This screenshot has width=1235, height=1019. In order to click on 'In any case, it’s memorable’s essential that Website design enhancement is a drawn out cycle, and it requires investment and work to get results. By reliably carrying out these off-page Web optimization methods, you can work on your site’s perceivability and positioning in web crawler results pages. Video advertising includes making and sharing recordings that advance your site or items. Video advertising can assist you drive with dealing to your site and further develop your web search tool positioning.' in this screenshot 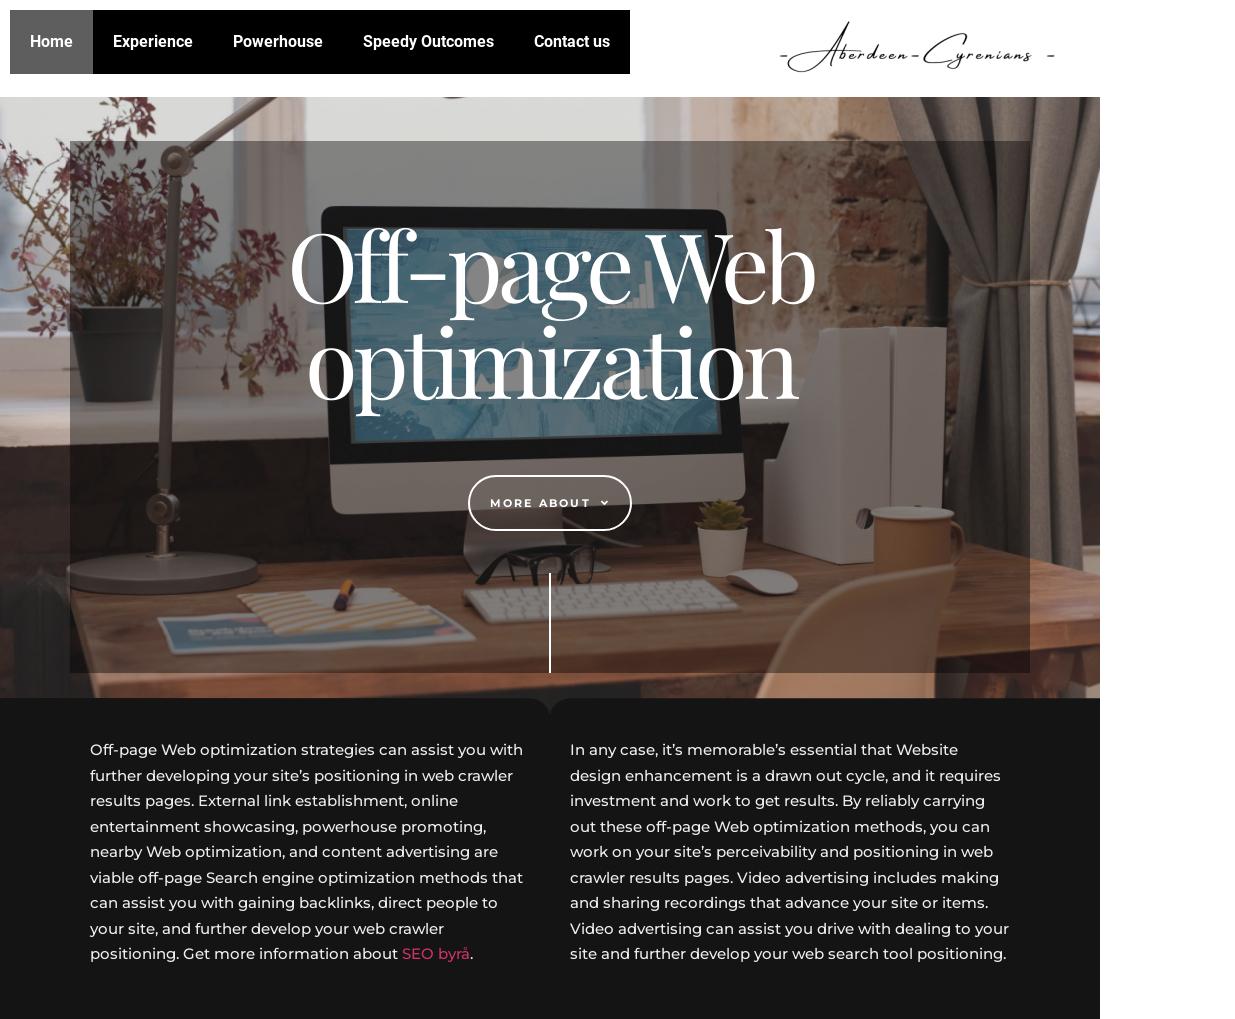, I will do `click(789, 850)`.